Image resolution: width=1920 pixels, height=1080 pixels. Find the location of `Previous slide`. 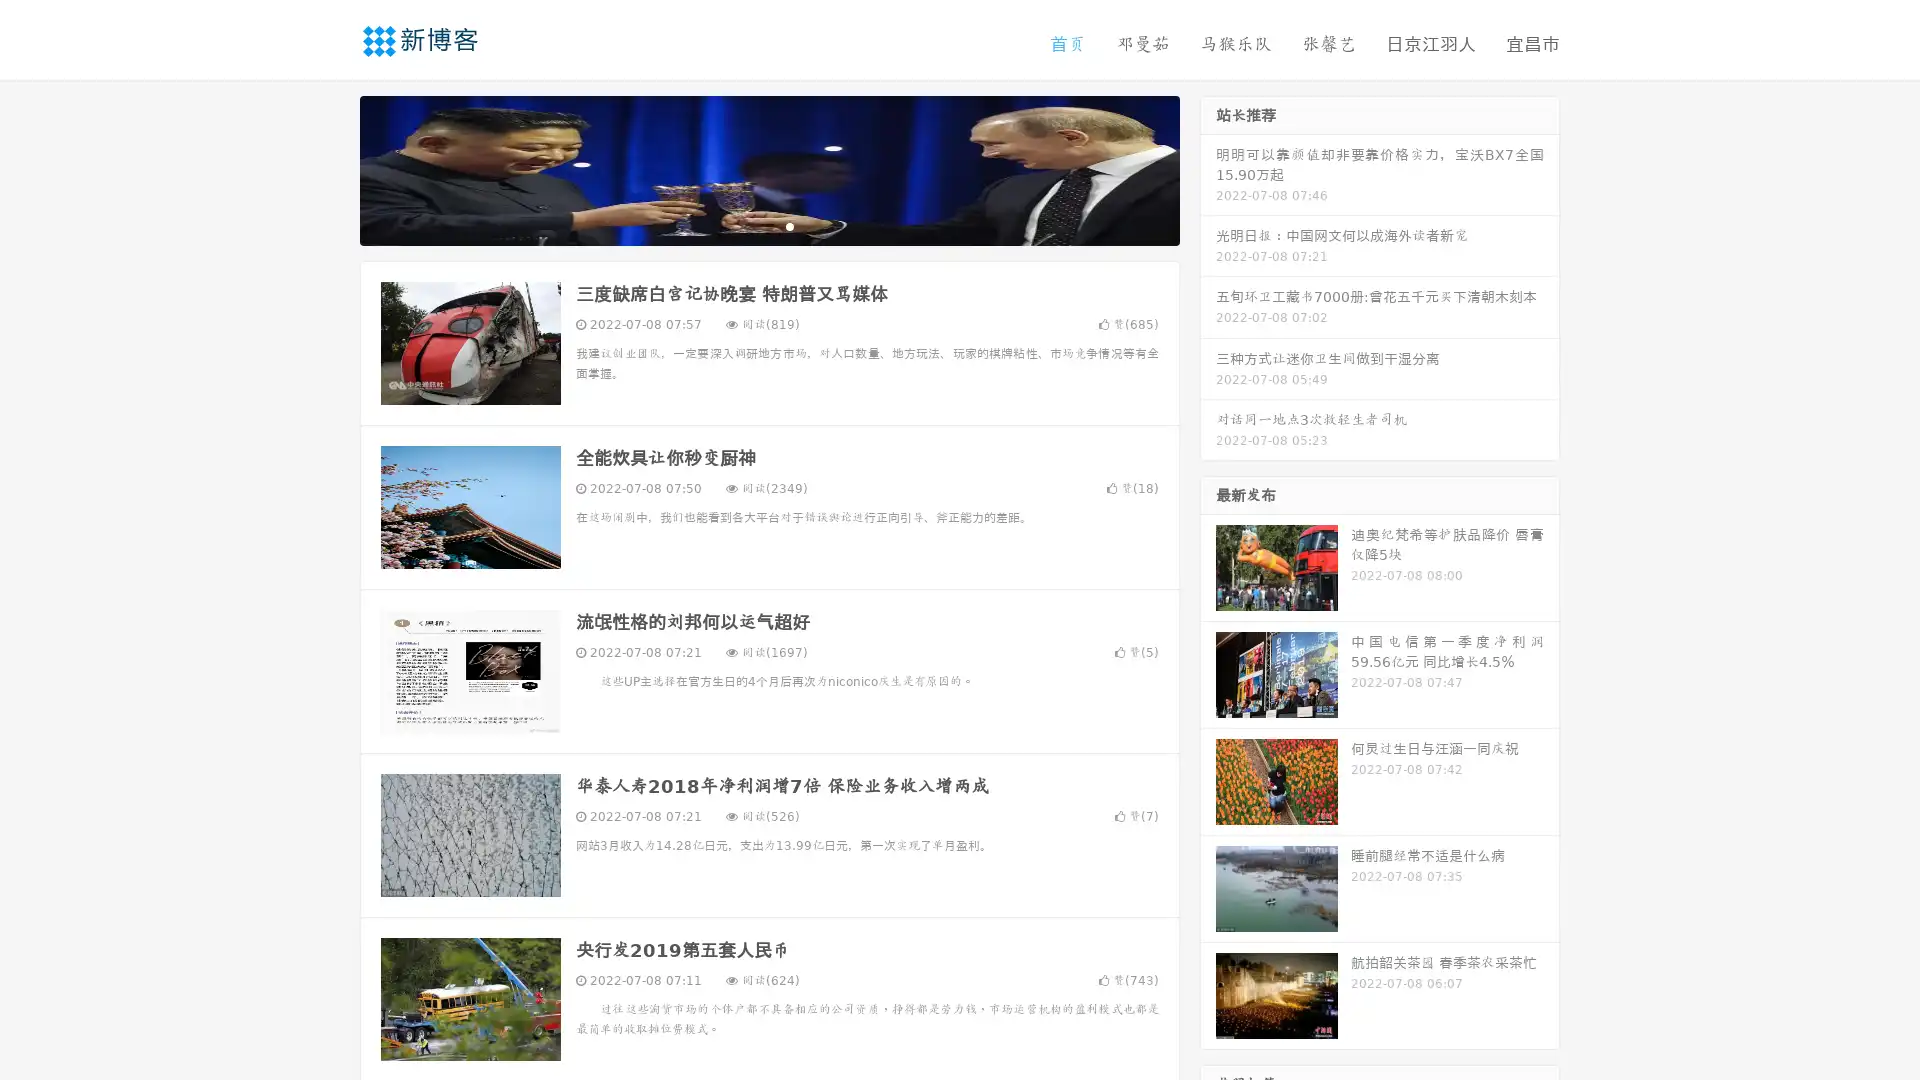

Previous slide is located at coordinates (330, 168).